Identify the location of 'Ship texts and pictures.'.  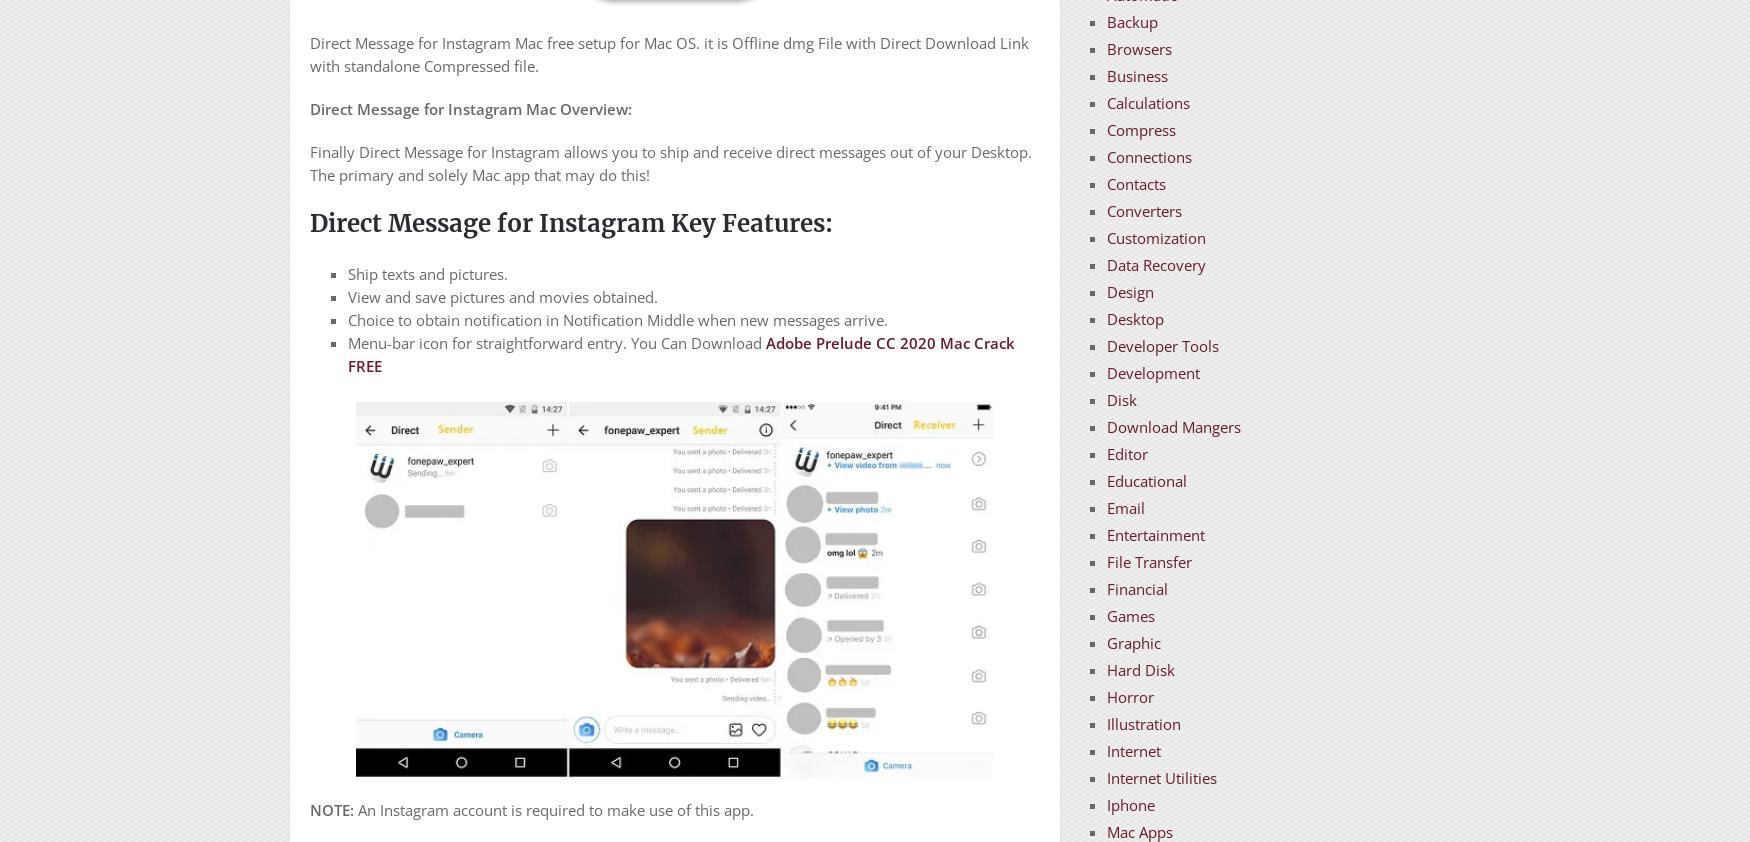
(426, 273).